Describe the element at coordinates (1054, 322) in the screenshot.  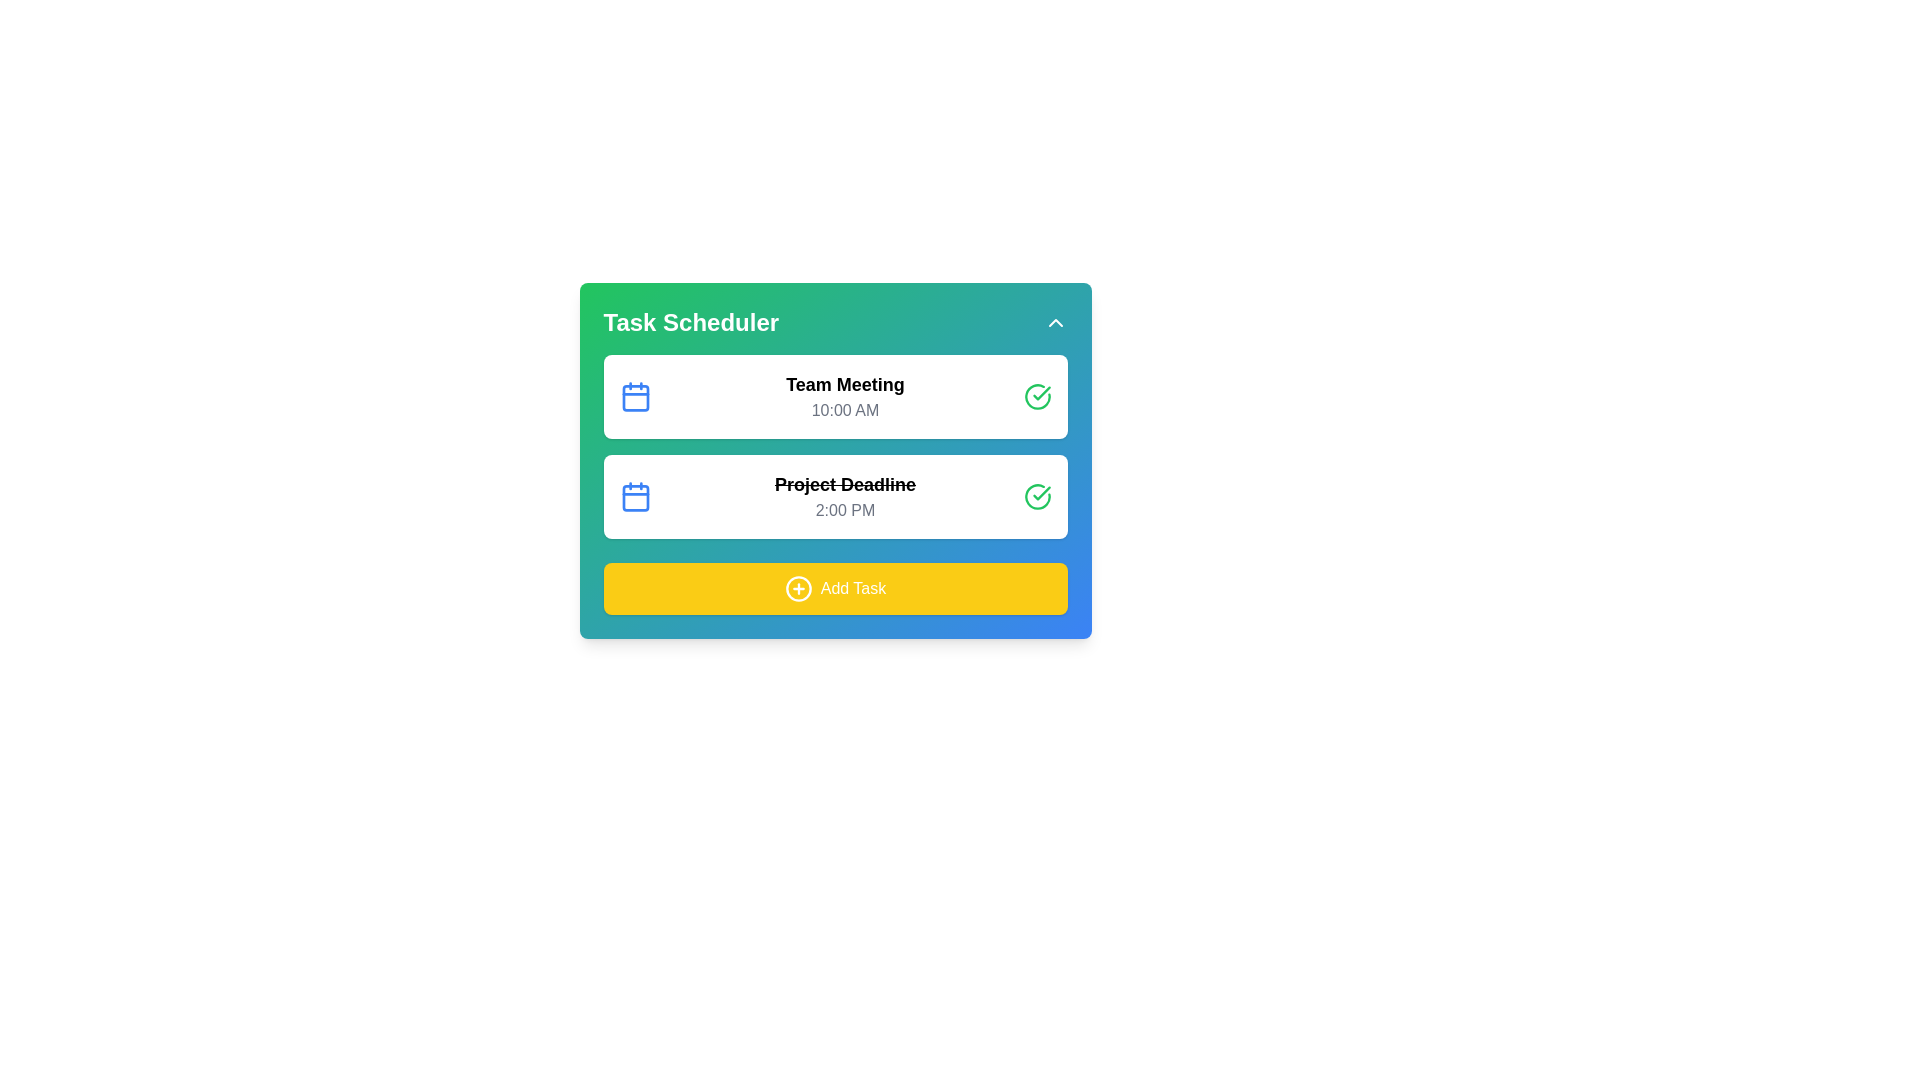
I see `the upward-pointing chevron icon button located in the top-right corner of the 'Task Scheduler' pane` at that location.